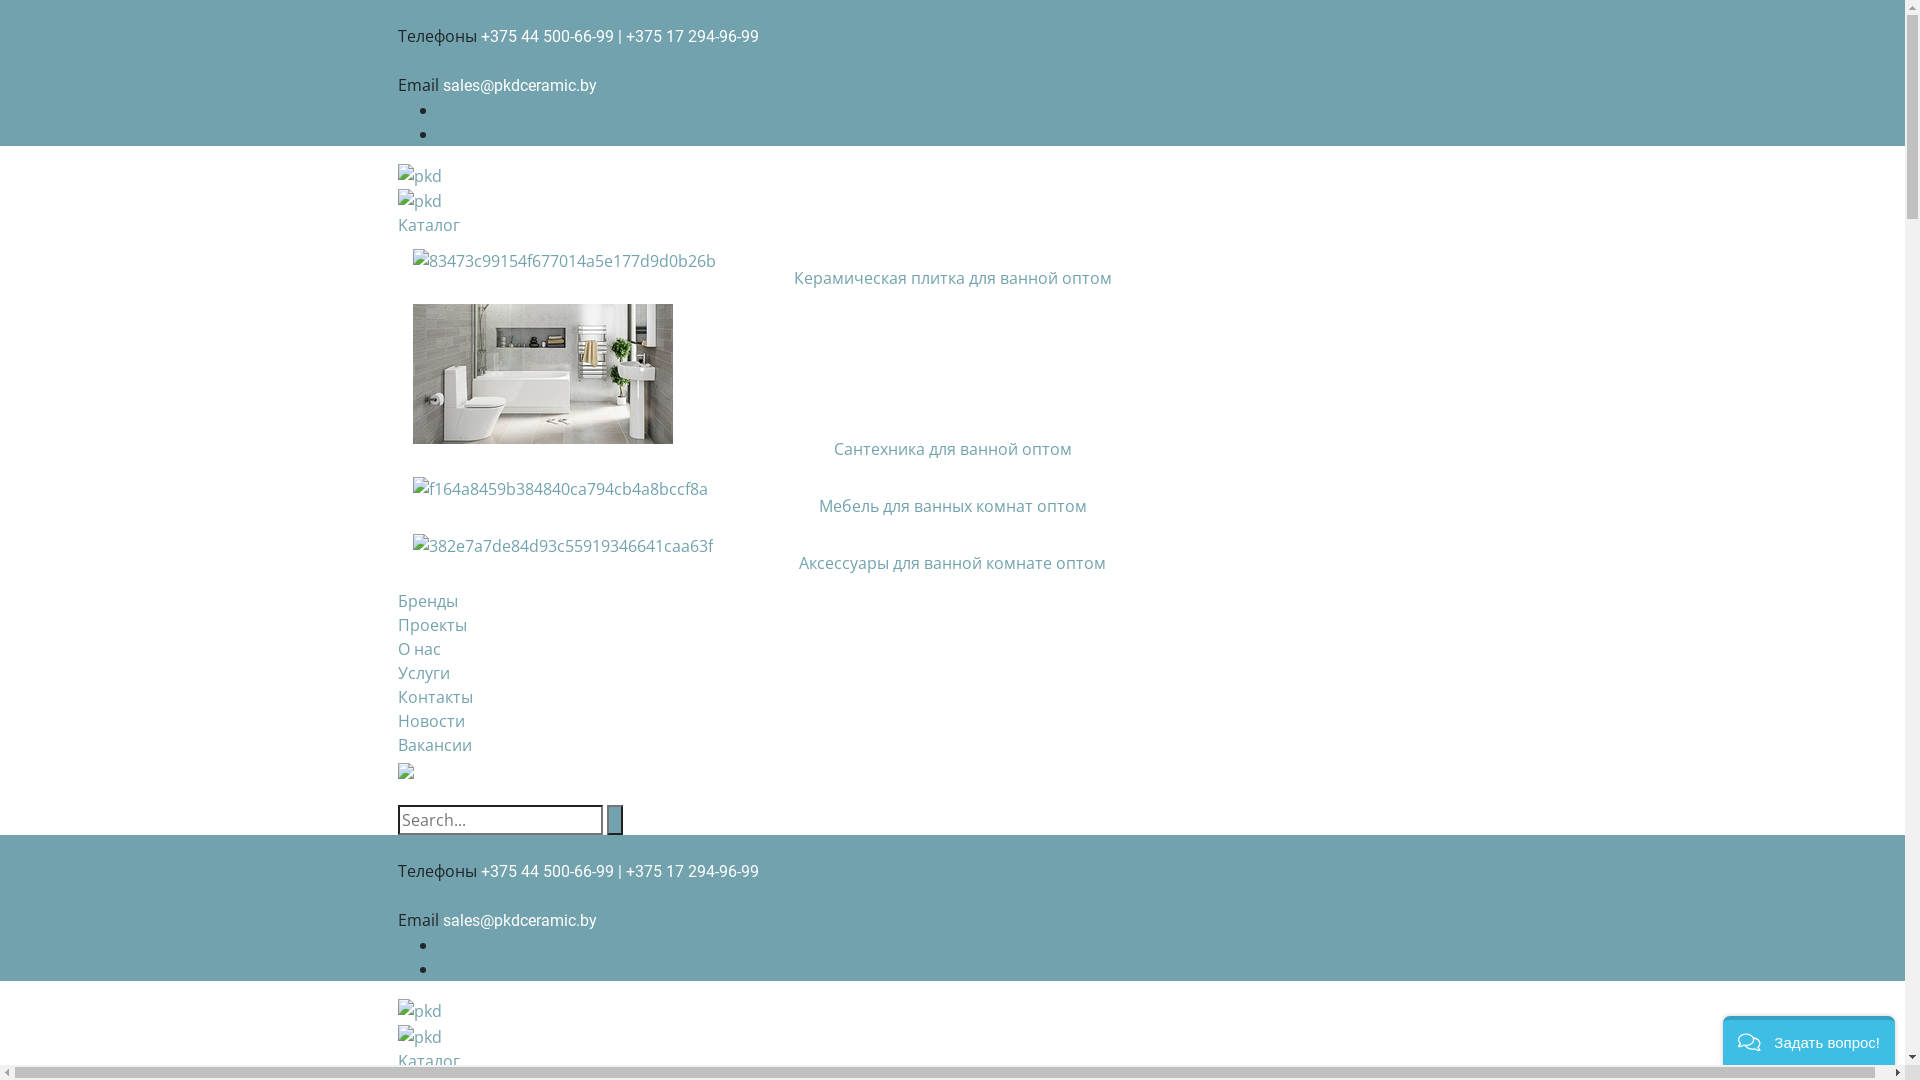 The width and height of the screenshot is (1920, 1080). I want to click on '| +375 17 294-96-99', so click(688, 36).